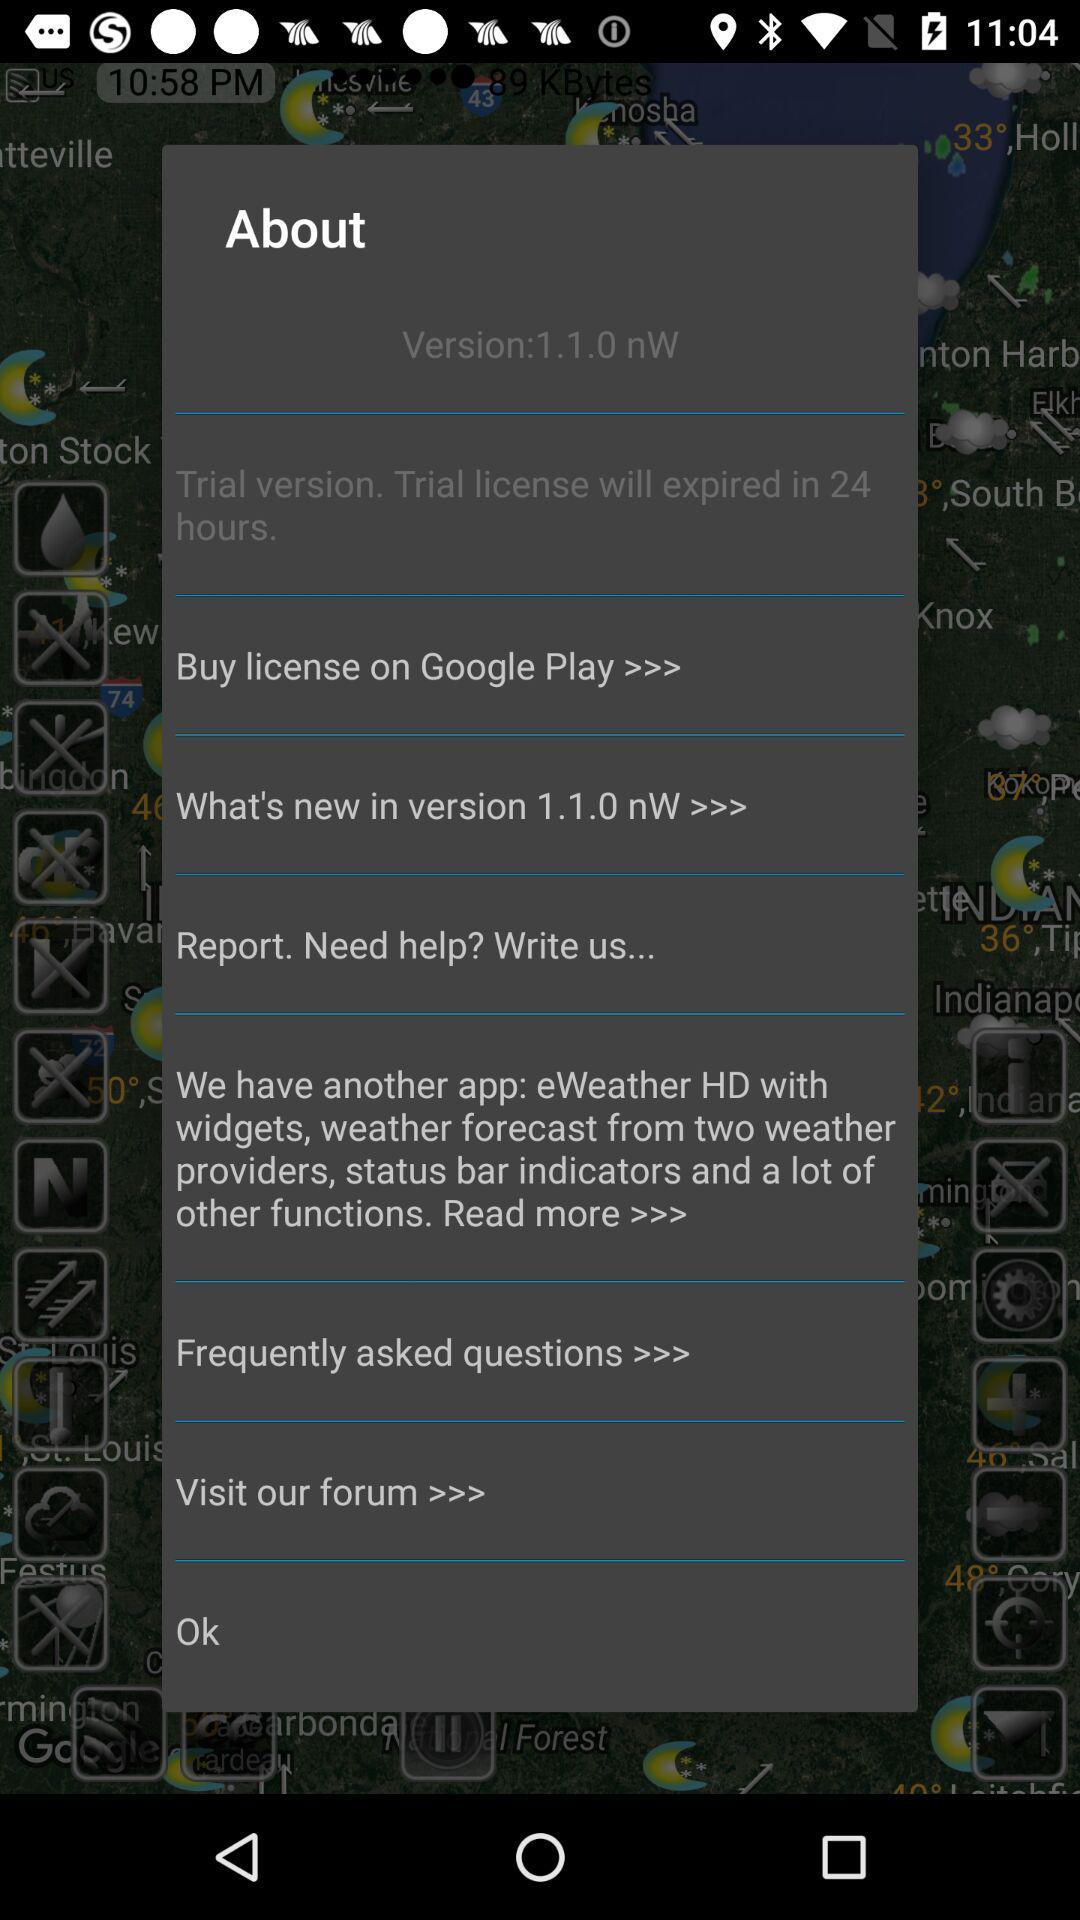  What do you see at coordinates (540, 1147) in the screenshot?
I see `we have another item` at bounding box center [540, 1147].